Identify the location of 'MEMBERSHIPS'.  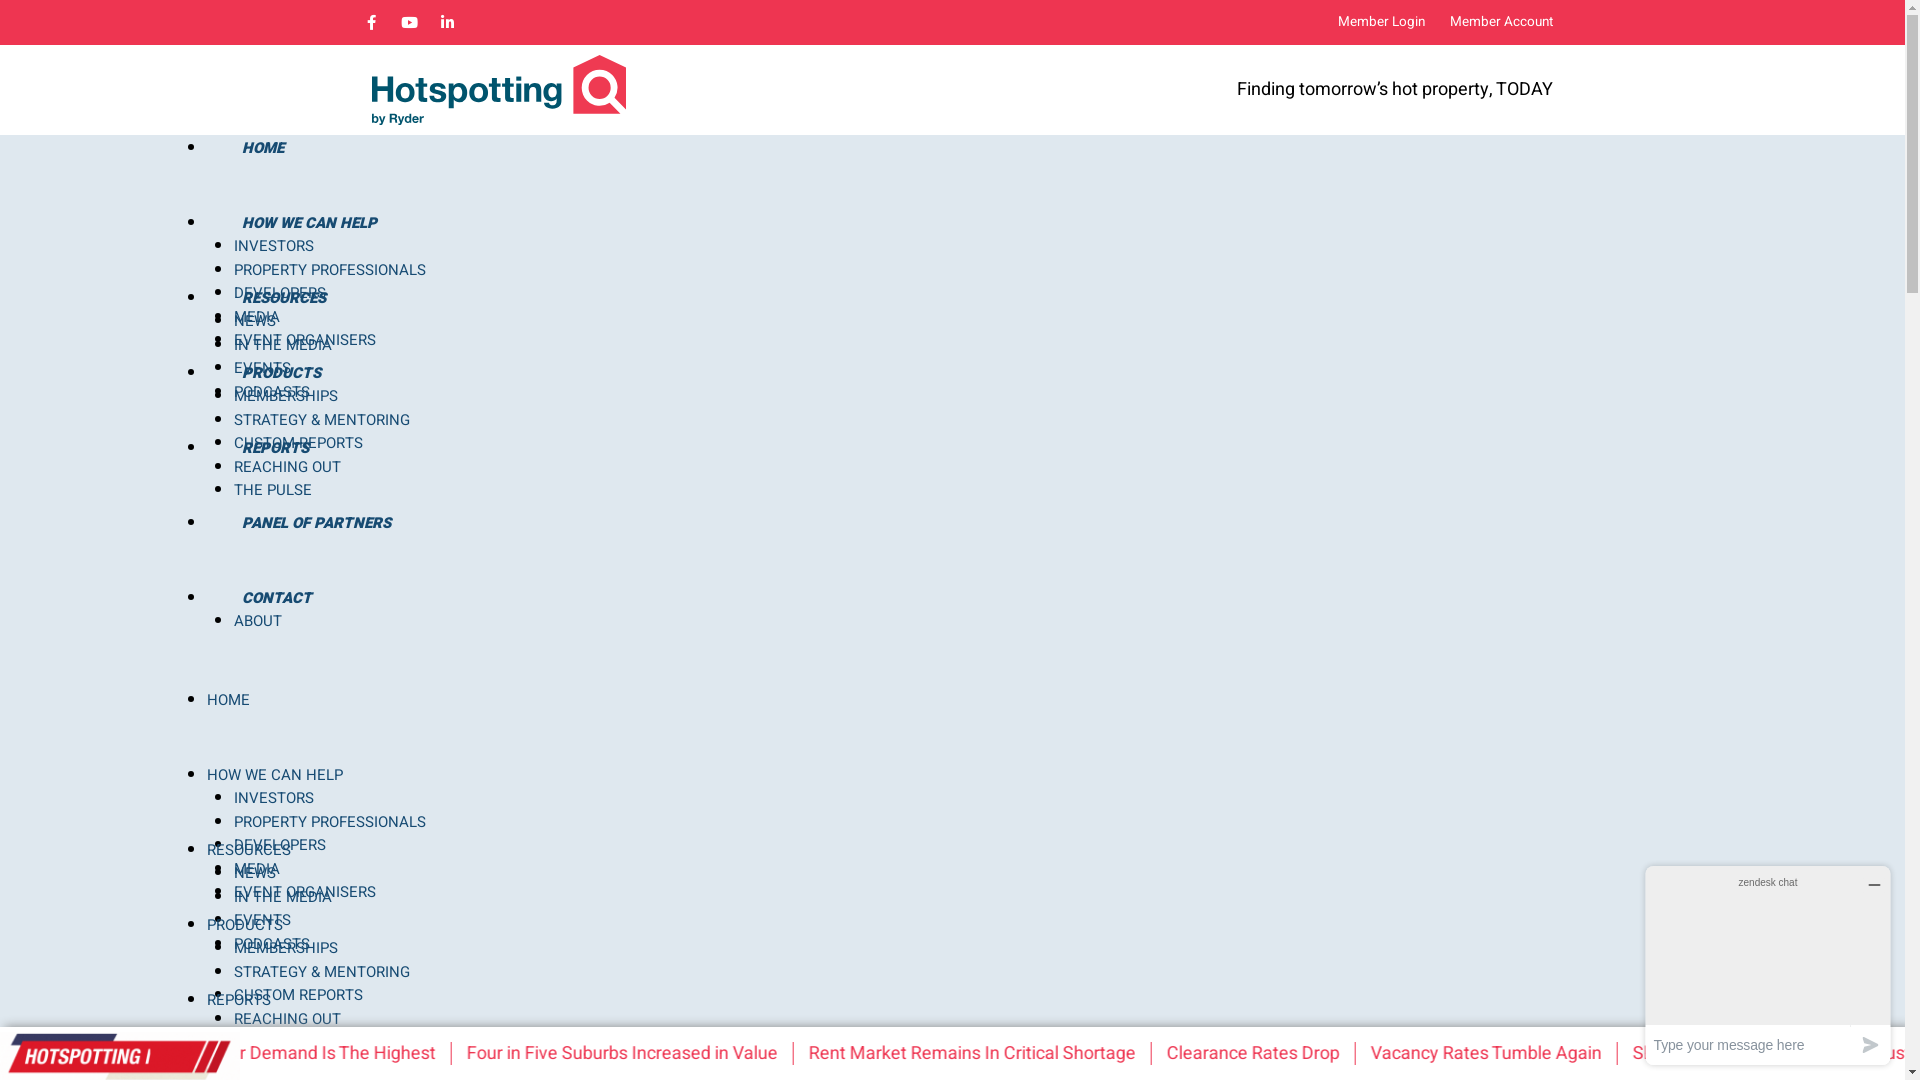
(285, 947).